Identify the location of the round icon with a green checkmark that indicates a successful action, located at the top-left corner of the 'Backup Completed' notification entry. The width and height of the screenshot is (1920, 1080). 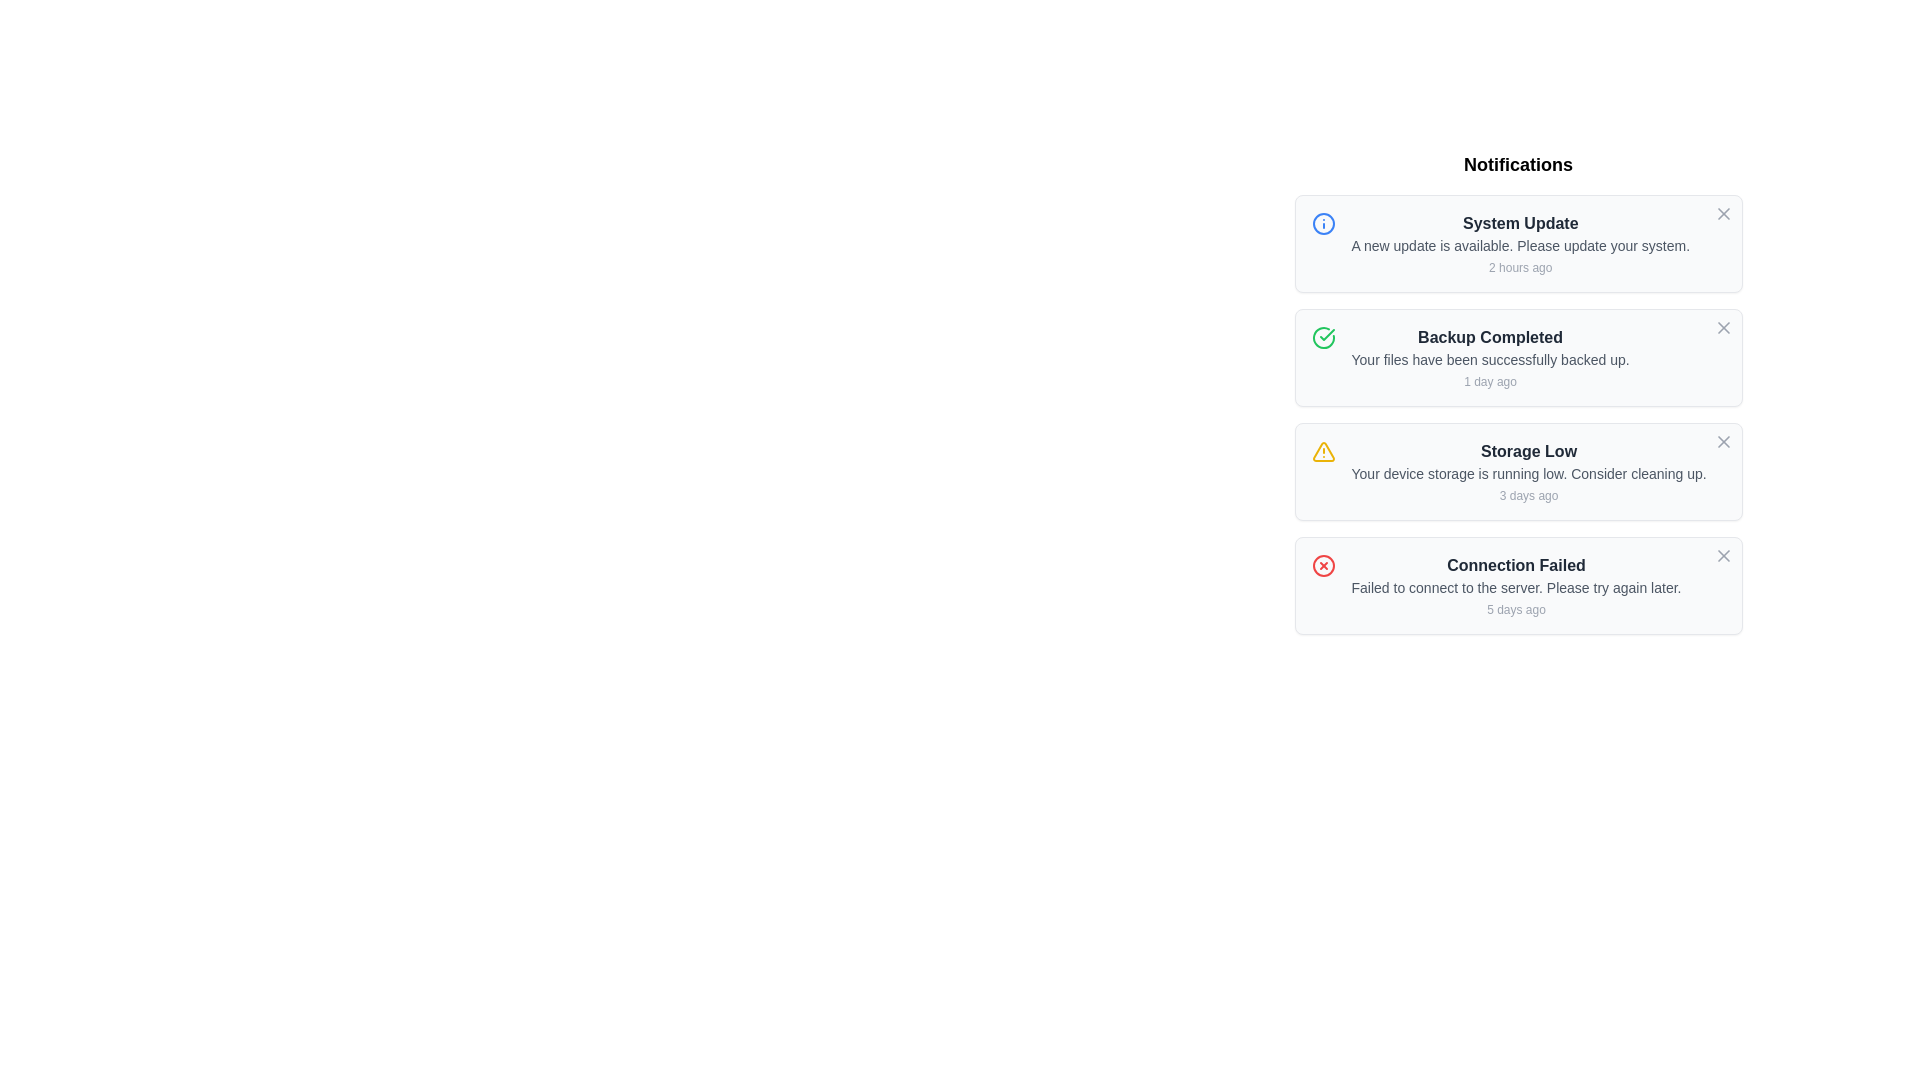
(1323, 337).